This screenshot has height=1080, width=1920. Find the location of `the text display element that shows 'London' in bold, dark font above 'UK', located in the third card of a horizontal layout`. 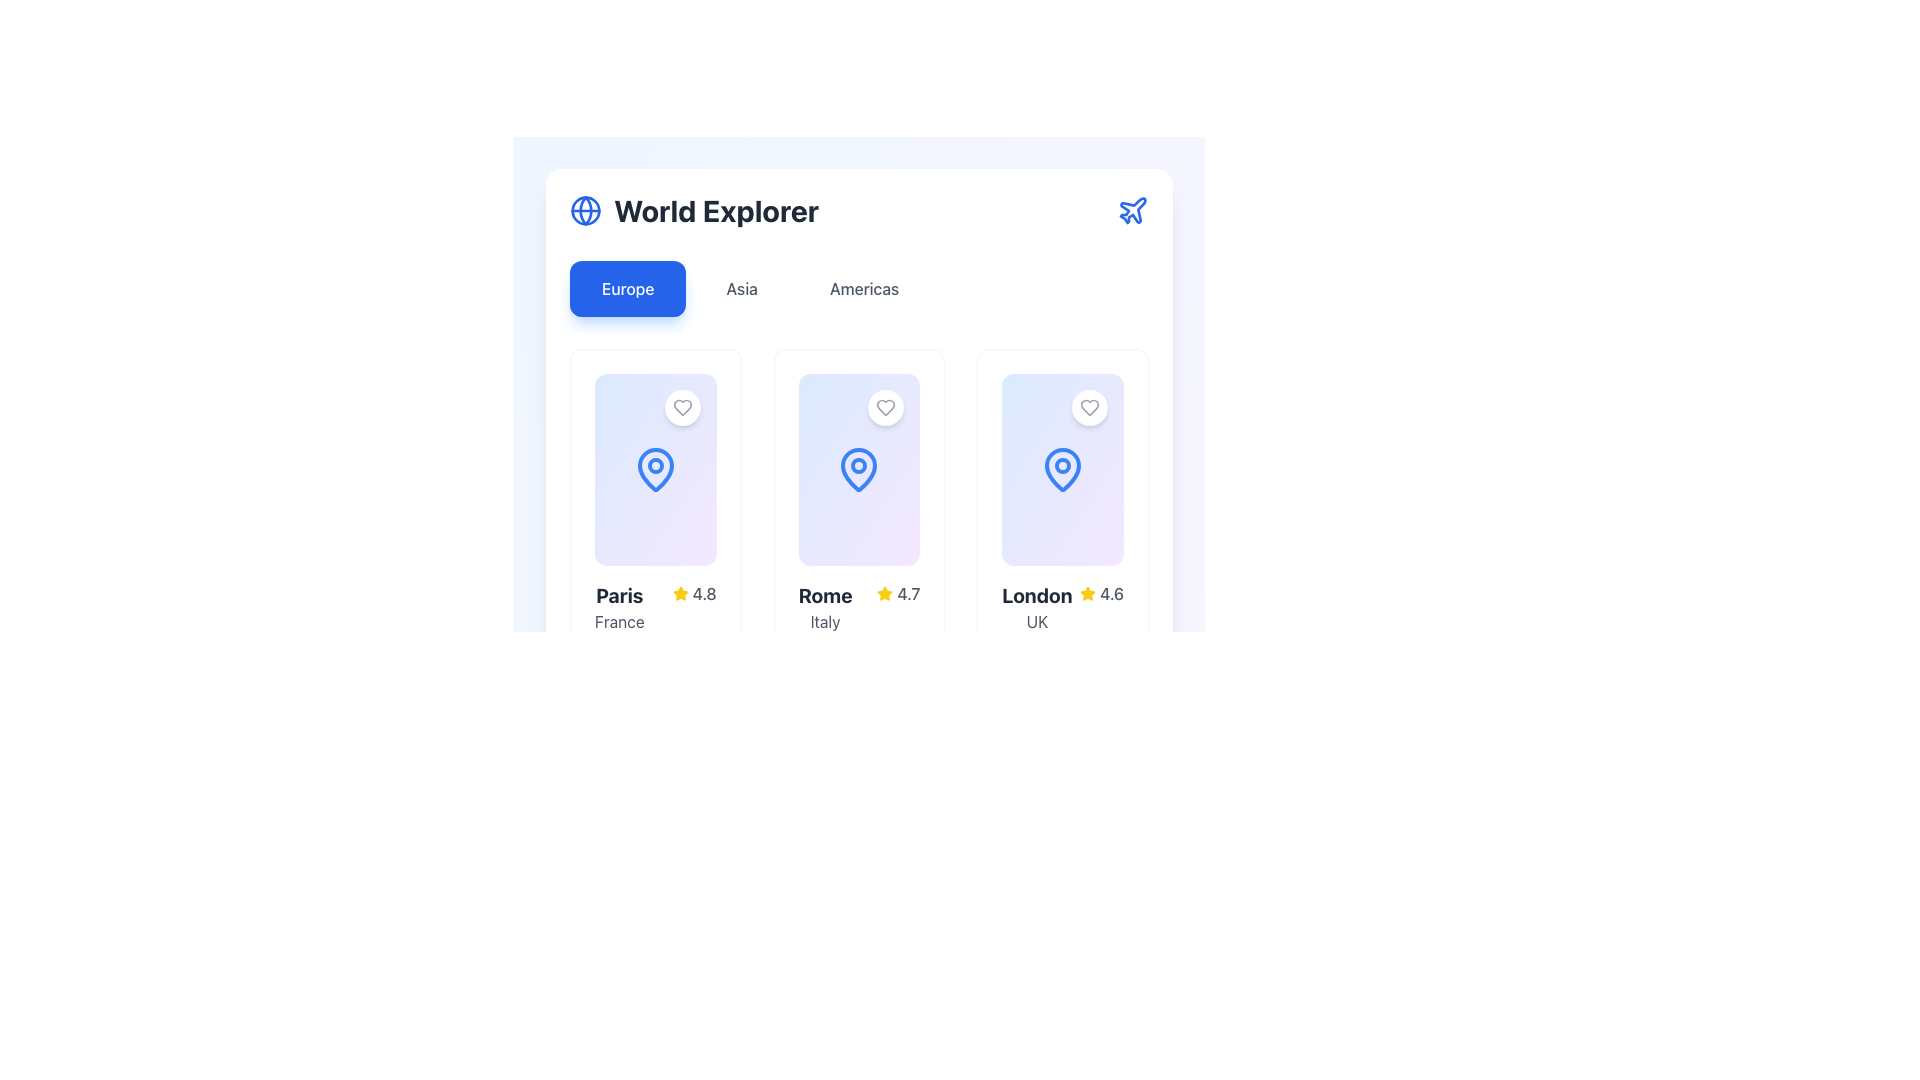

the text display element that shows 'London' in bold, dark font above 'UK', located in the third card of a horizontal layout is located at coordinates (1037, 607).